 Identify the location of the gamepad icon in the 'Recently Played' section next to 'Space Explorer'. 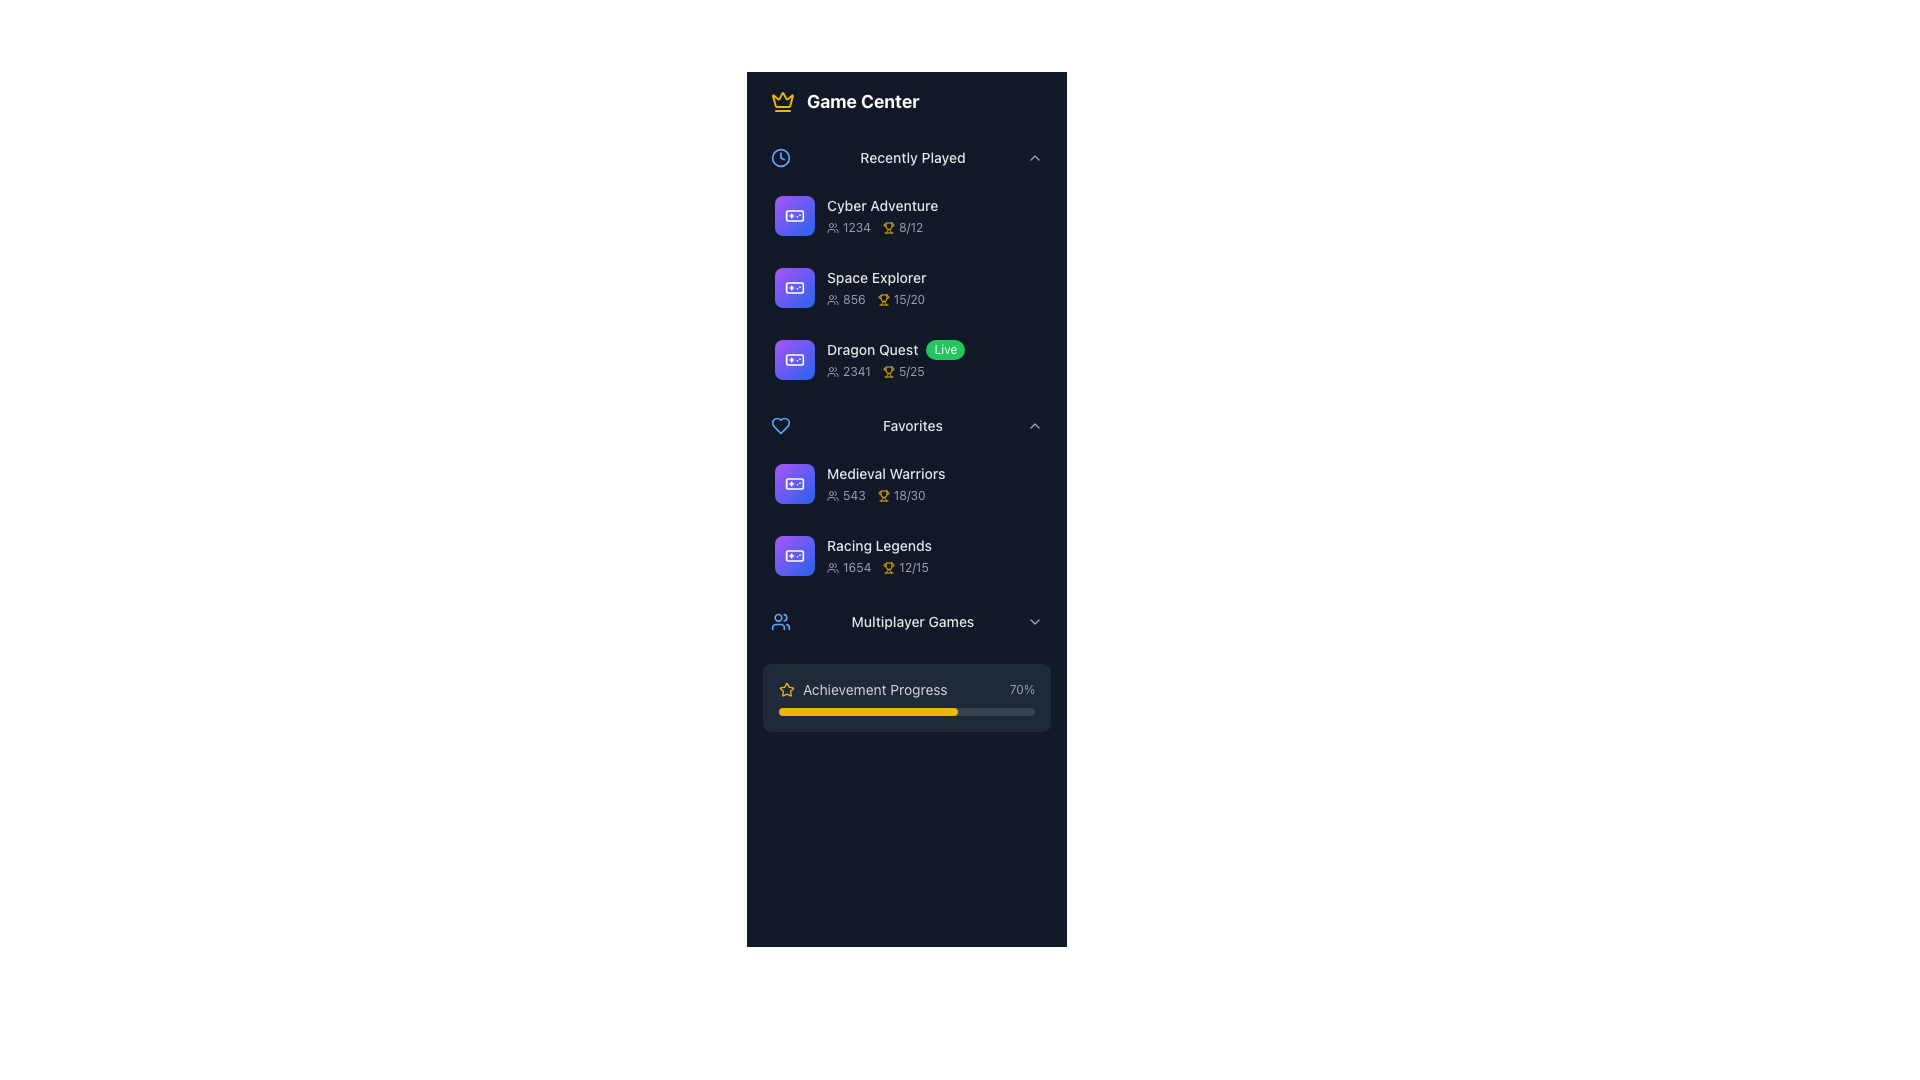
(794, 288).